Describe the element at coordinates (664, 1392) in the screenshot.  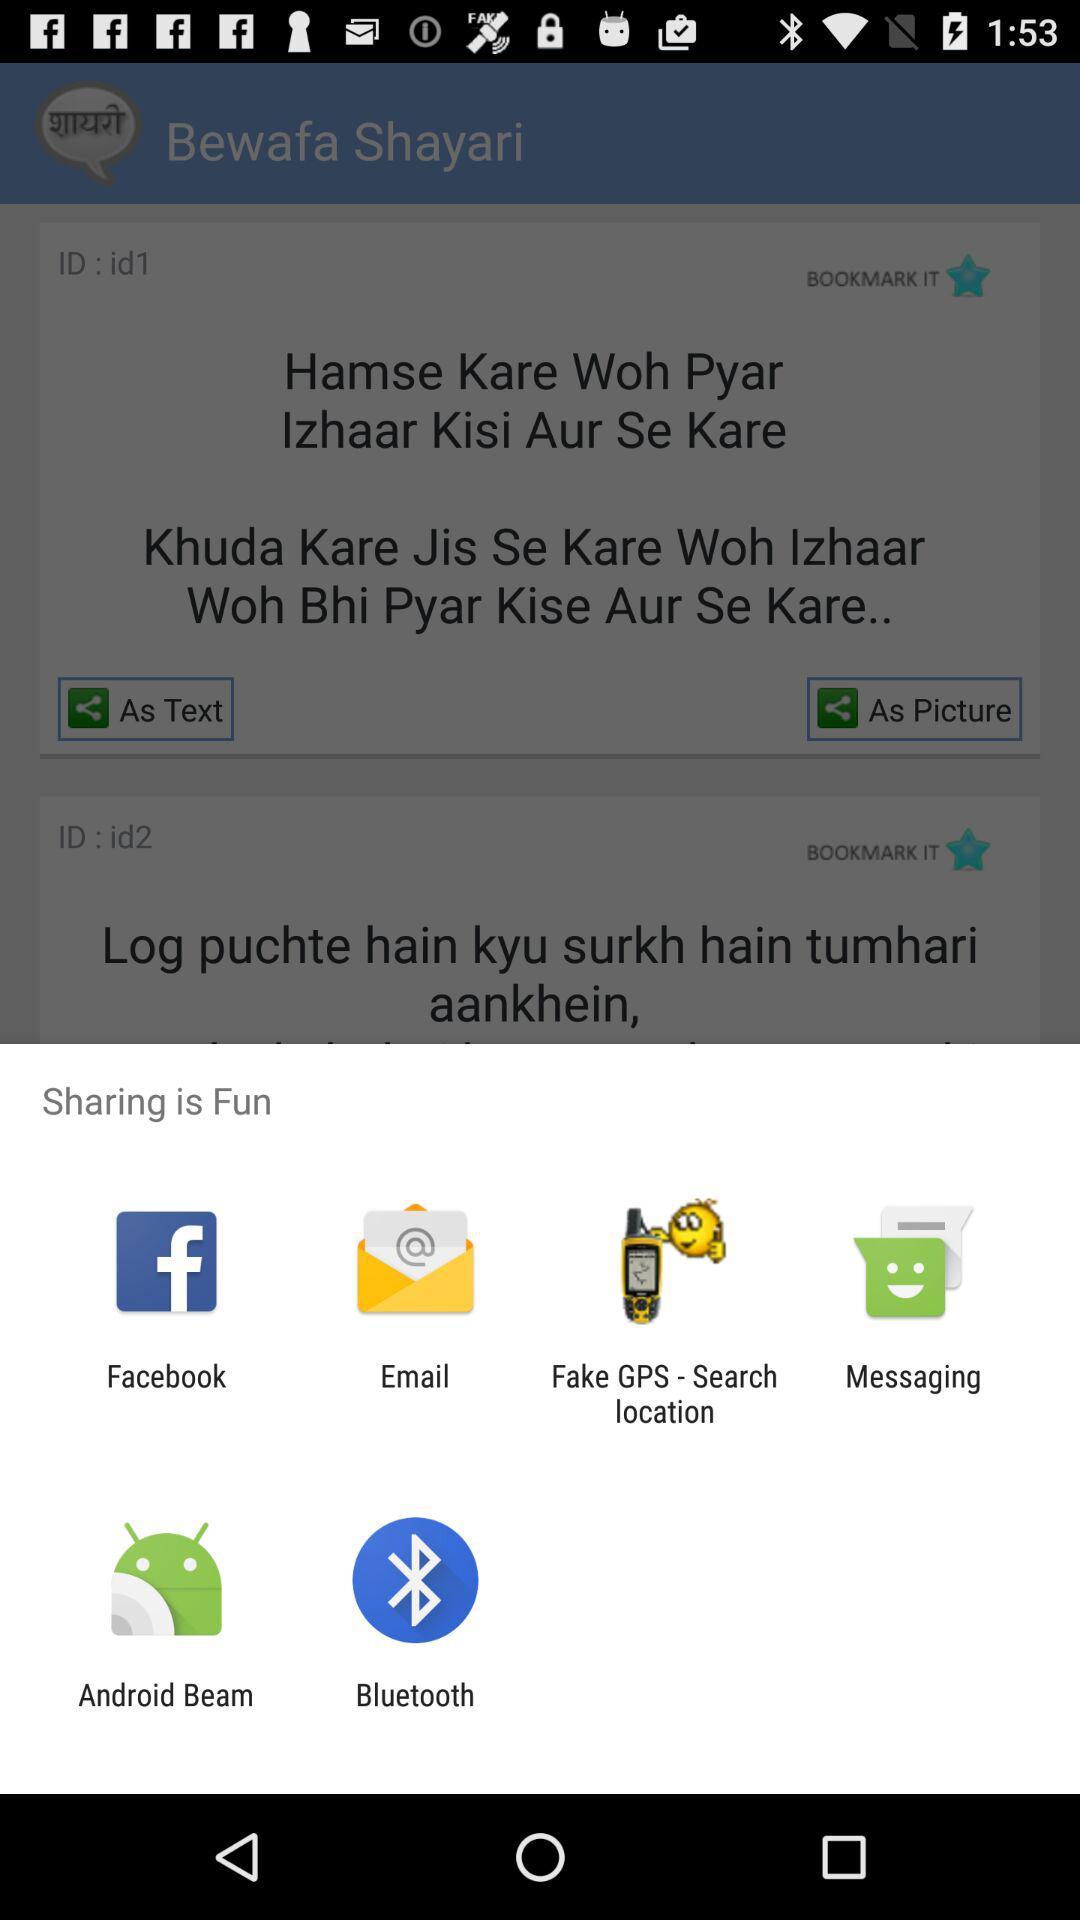
I see `the icon next to messaging icon` at that location.